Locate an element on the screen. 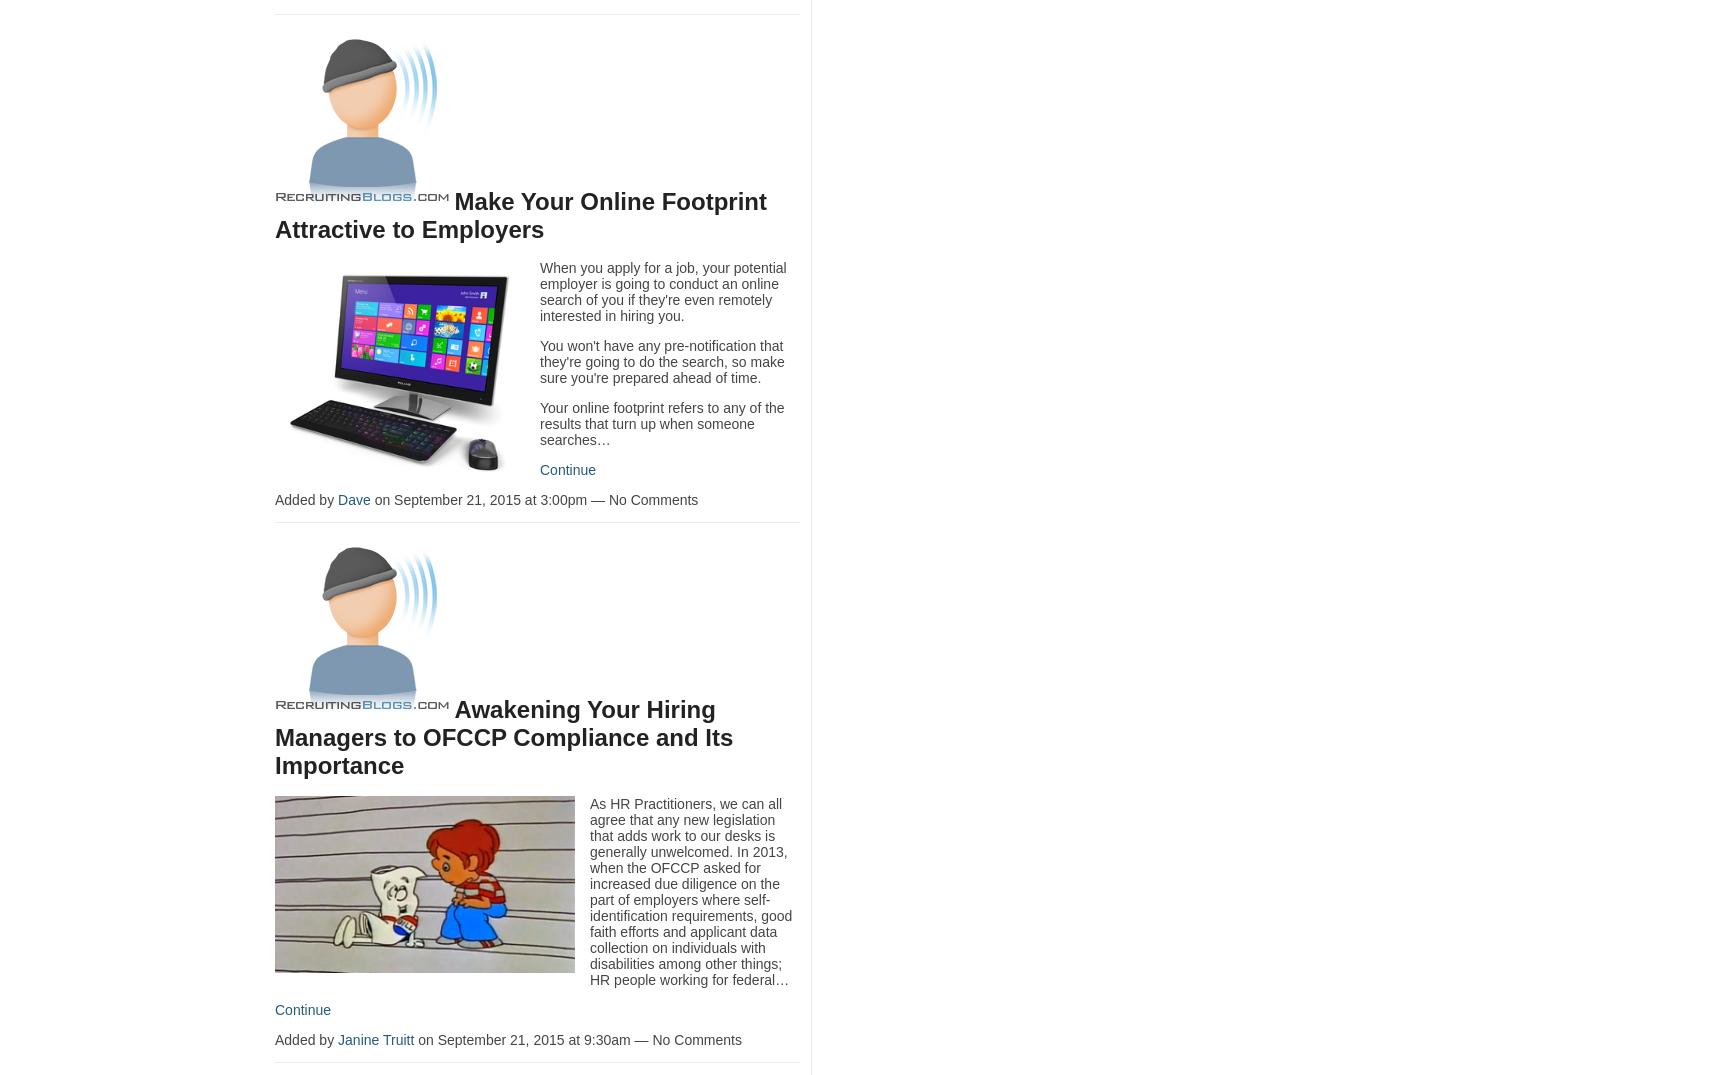 This screenshot has height=1075, width=1732. 'Janine Truitt' is located at coordinates (375, 1039).